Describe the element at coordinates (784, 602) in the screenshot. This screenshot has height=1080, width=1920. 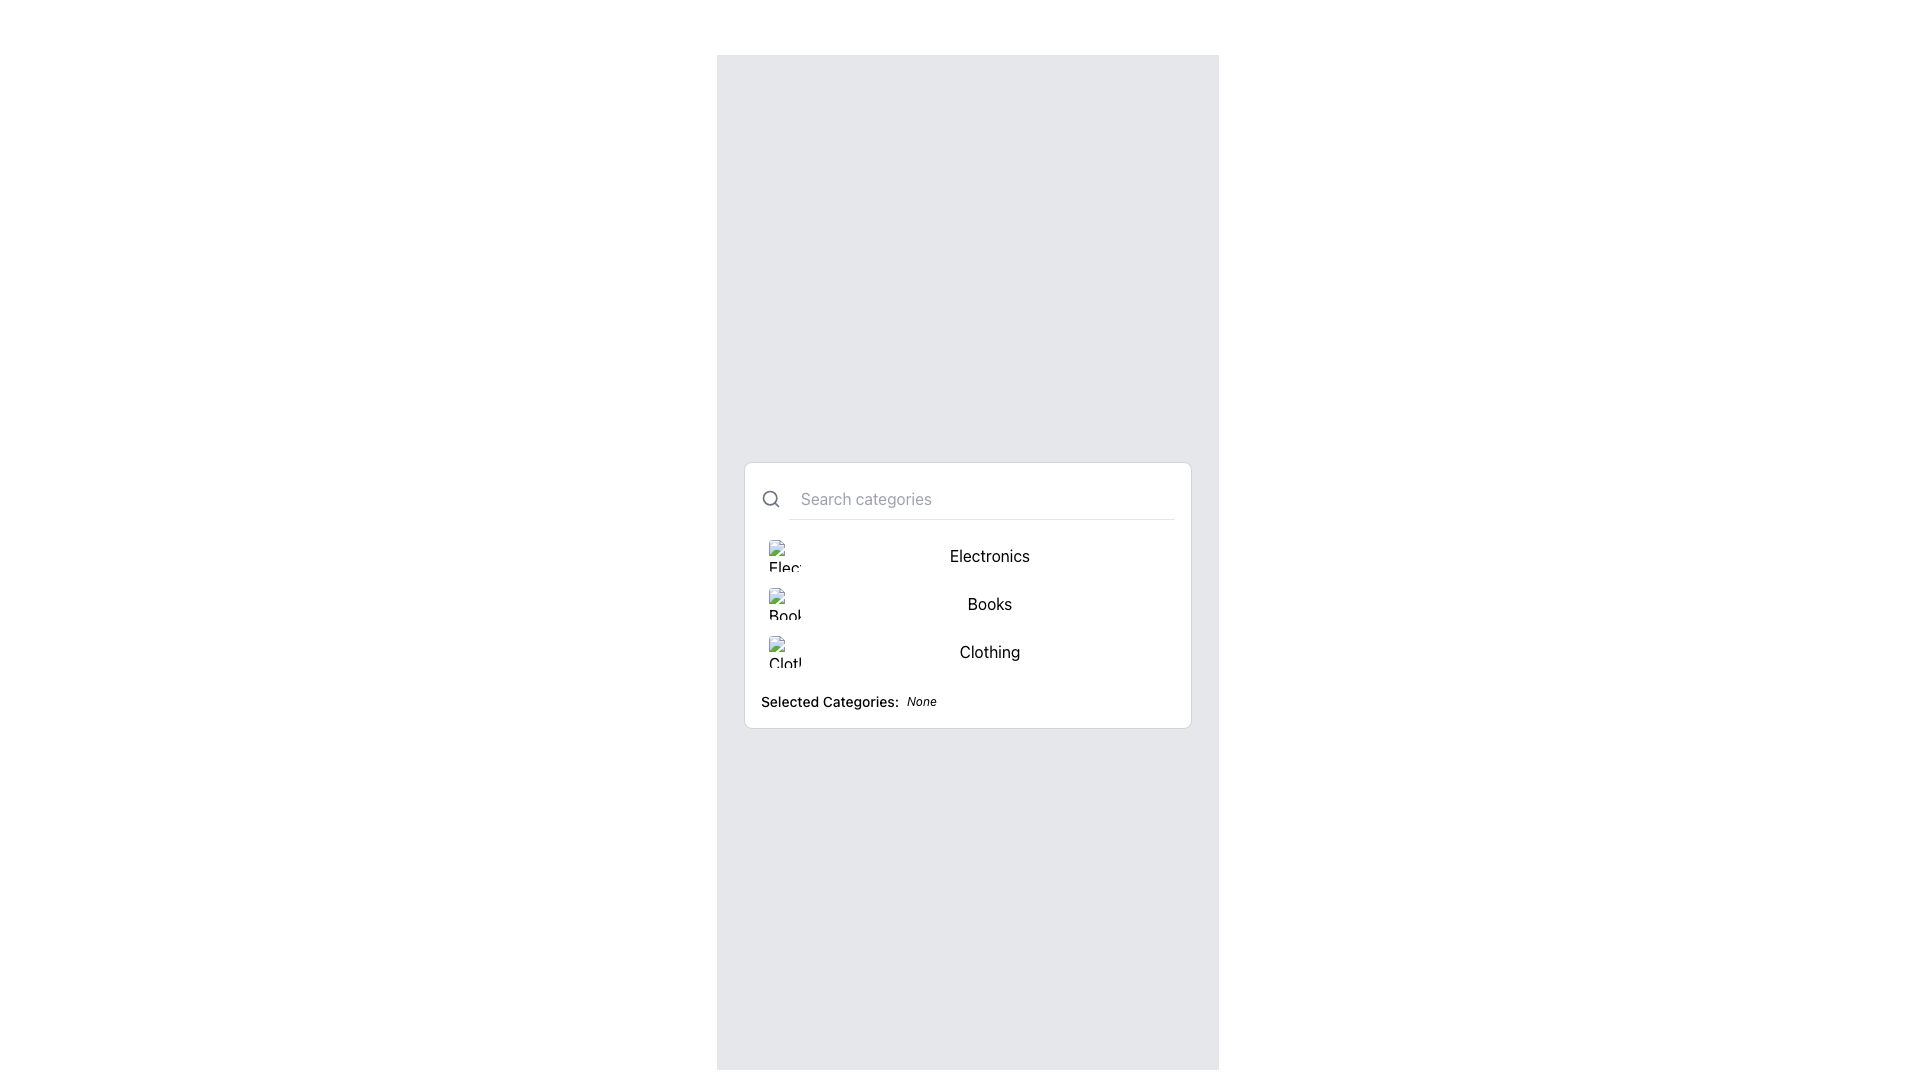
I see `the 8x8 icon representing an image pointing to the source '/icons/books.png', located to the left of the text 'Books' in the vertical list of categories` at that location.